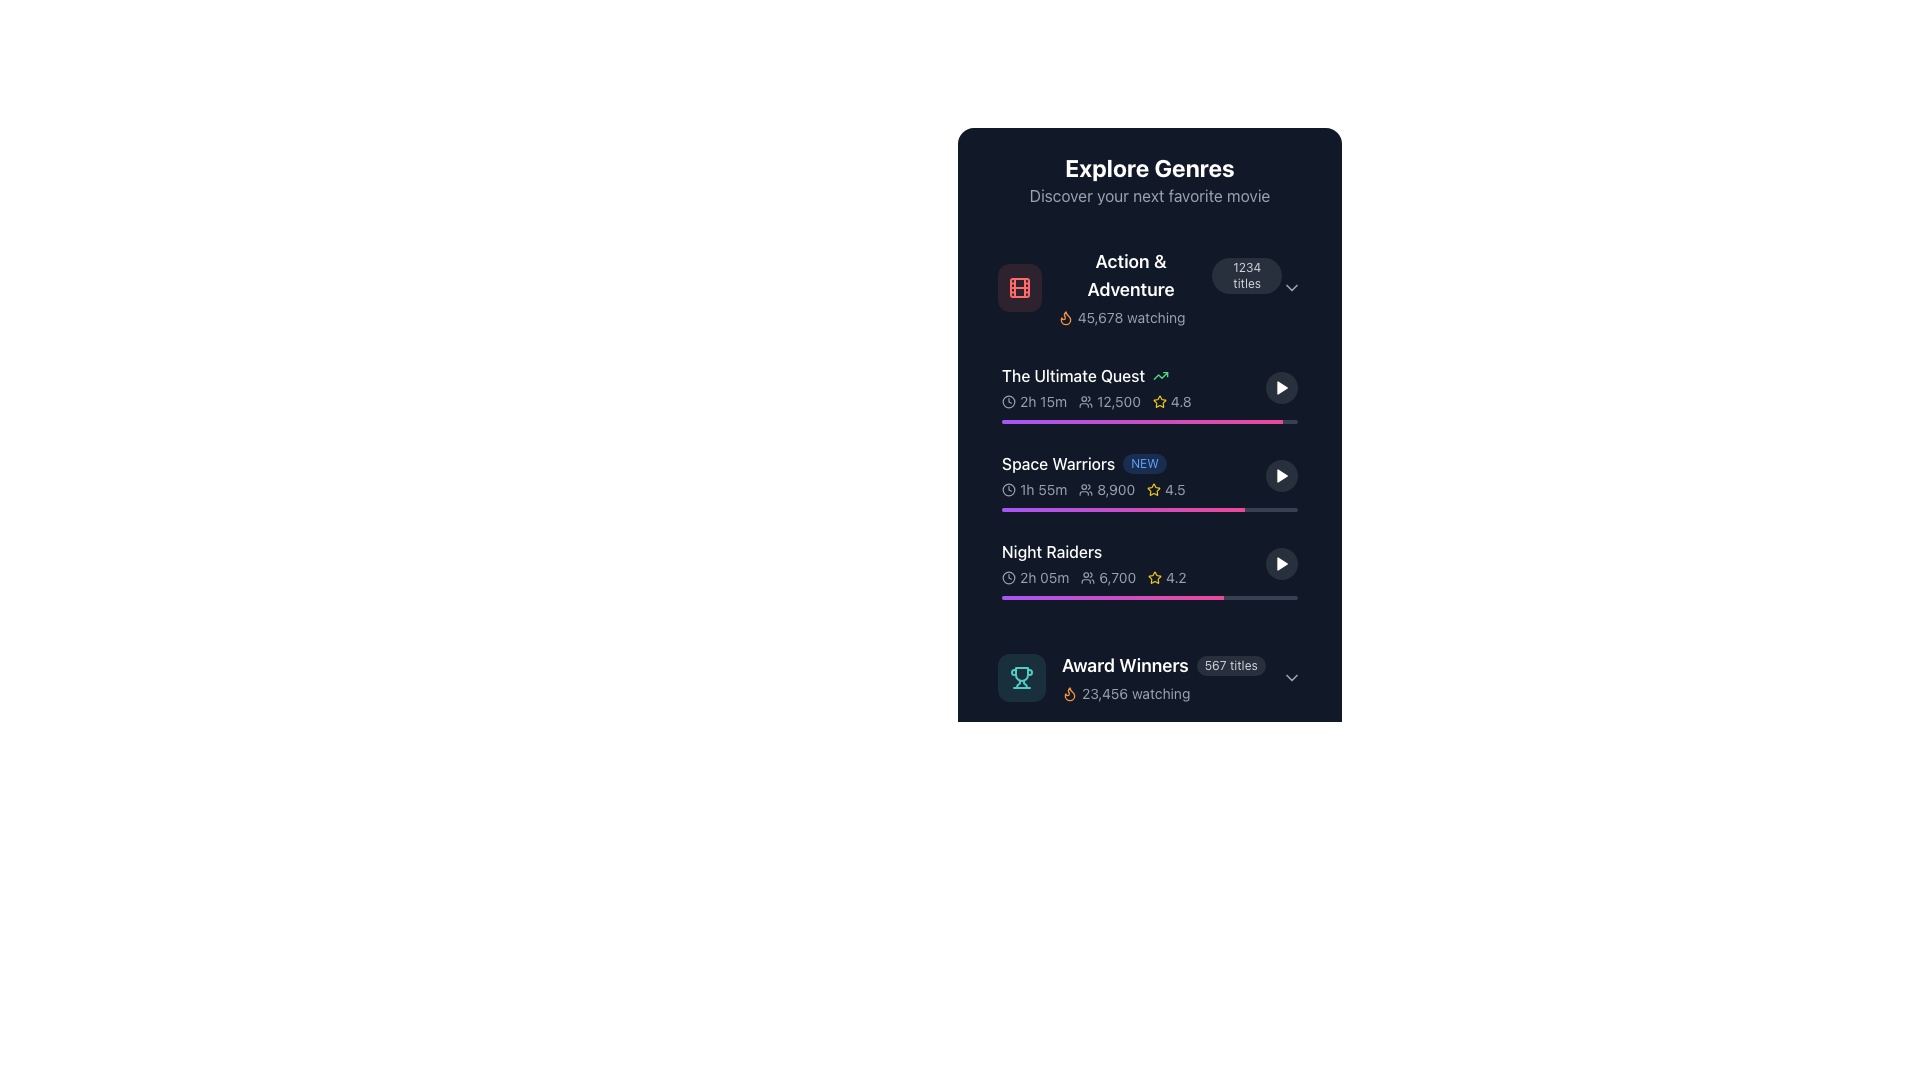  I want to click on details for information about the movie 'Night Raiders' by interacting with the third List item card in the vertical scrollable list, so click(1150, 570).